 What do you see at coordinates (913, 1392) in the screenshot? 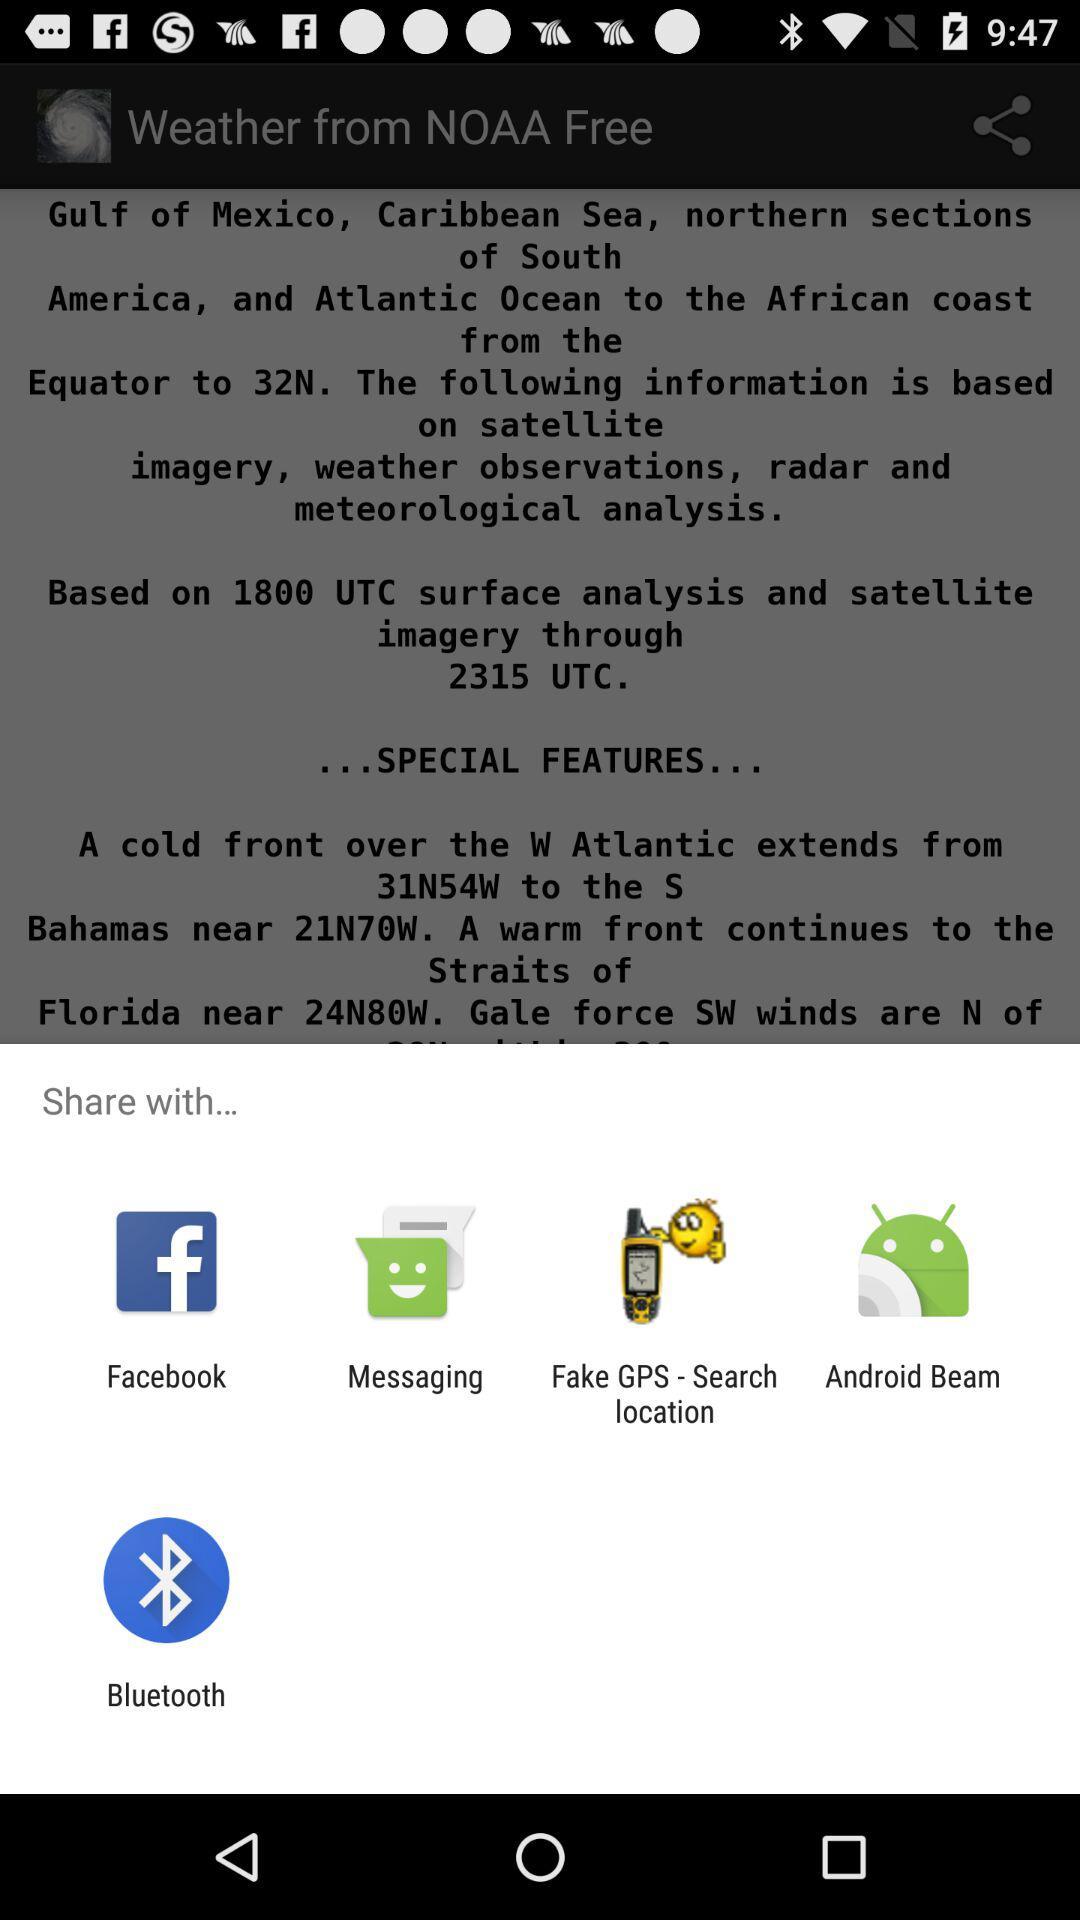
I see `the icon at the bottom right corner` at bounding box center [913, 1392].